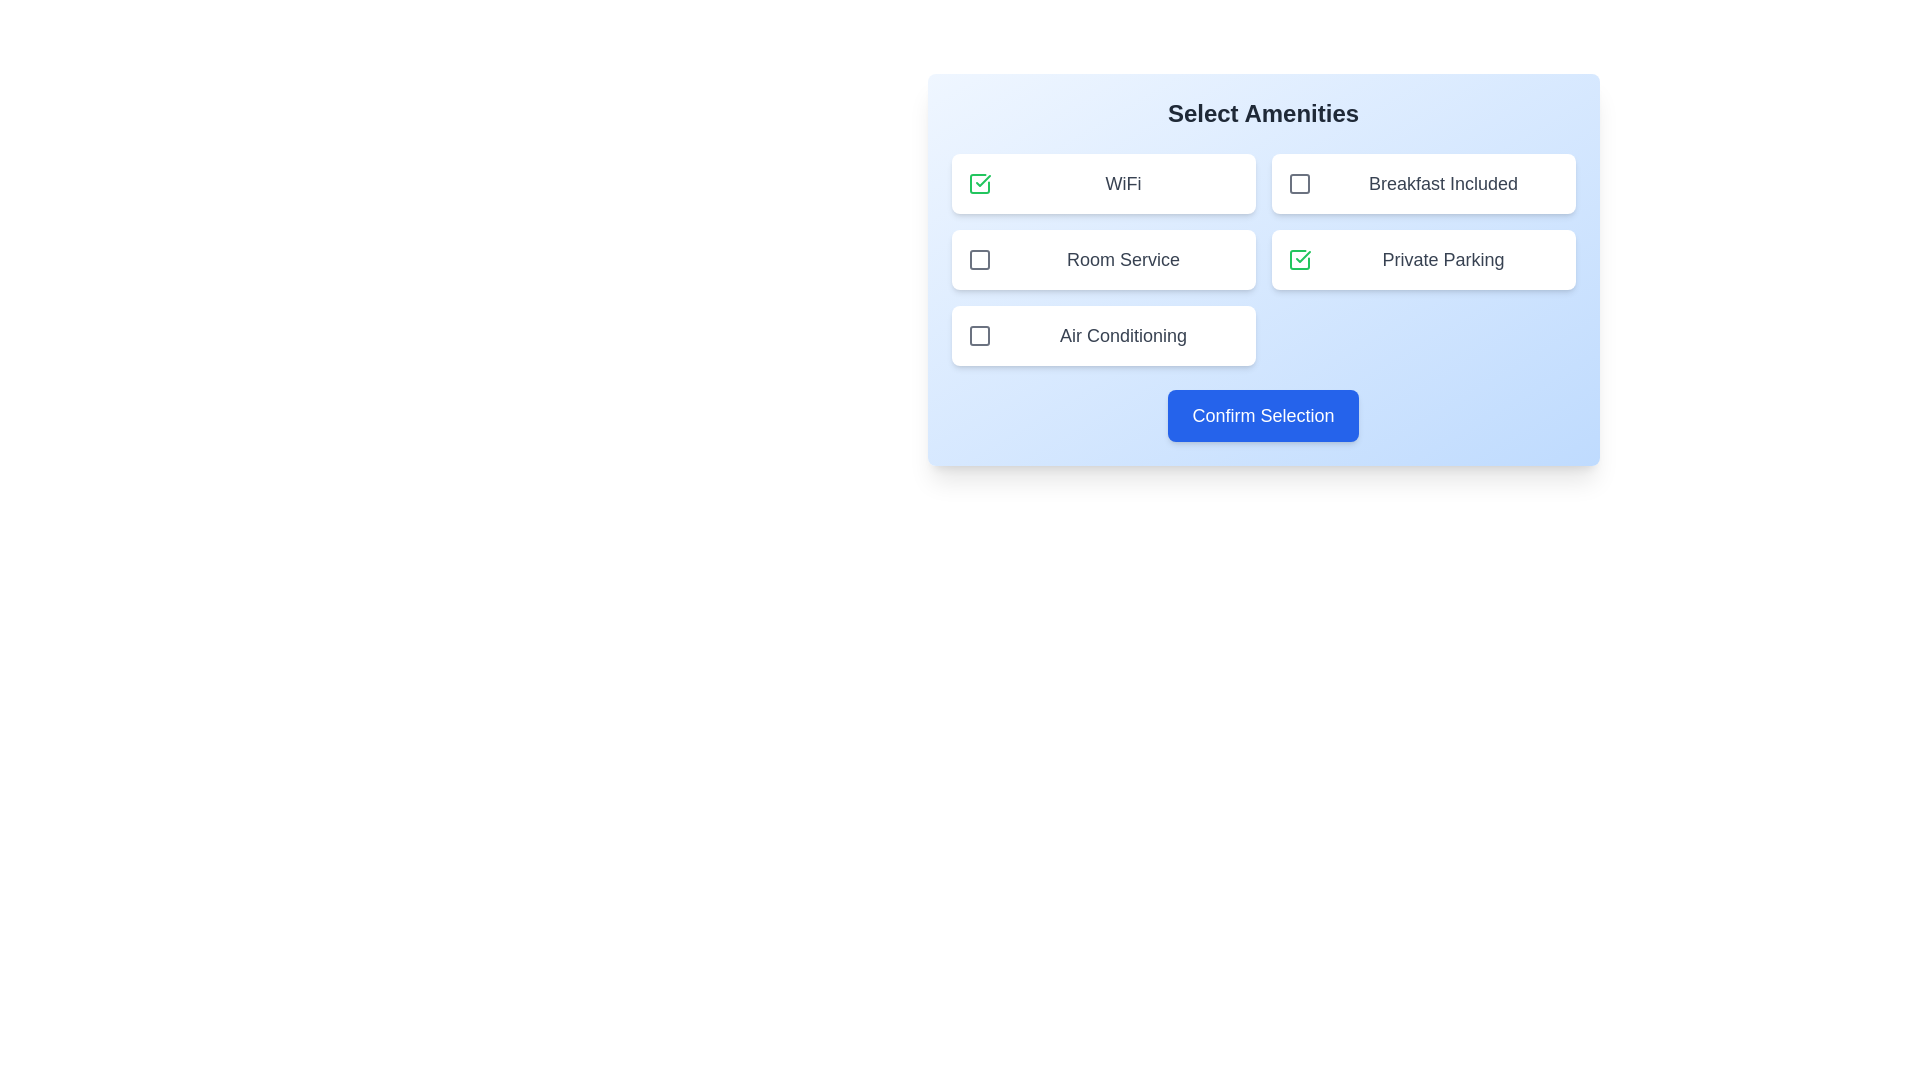 The width and height of the screenshot is (1920, 1080). What do you see at coordinates (1262, 415) in the screenshot?
I see `the rectangular blue button labeled 'Confirm Selection'` at bounding box center [1262, 415].